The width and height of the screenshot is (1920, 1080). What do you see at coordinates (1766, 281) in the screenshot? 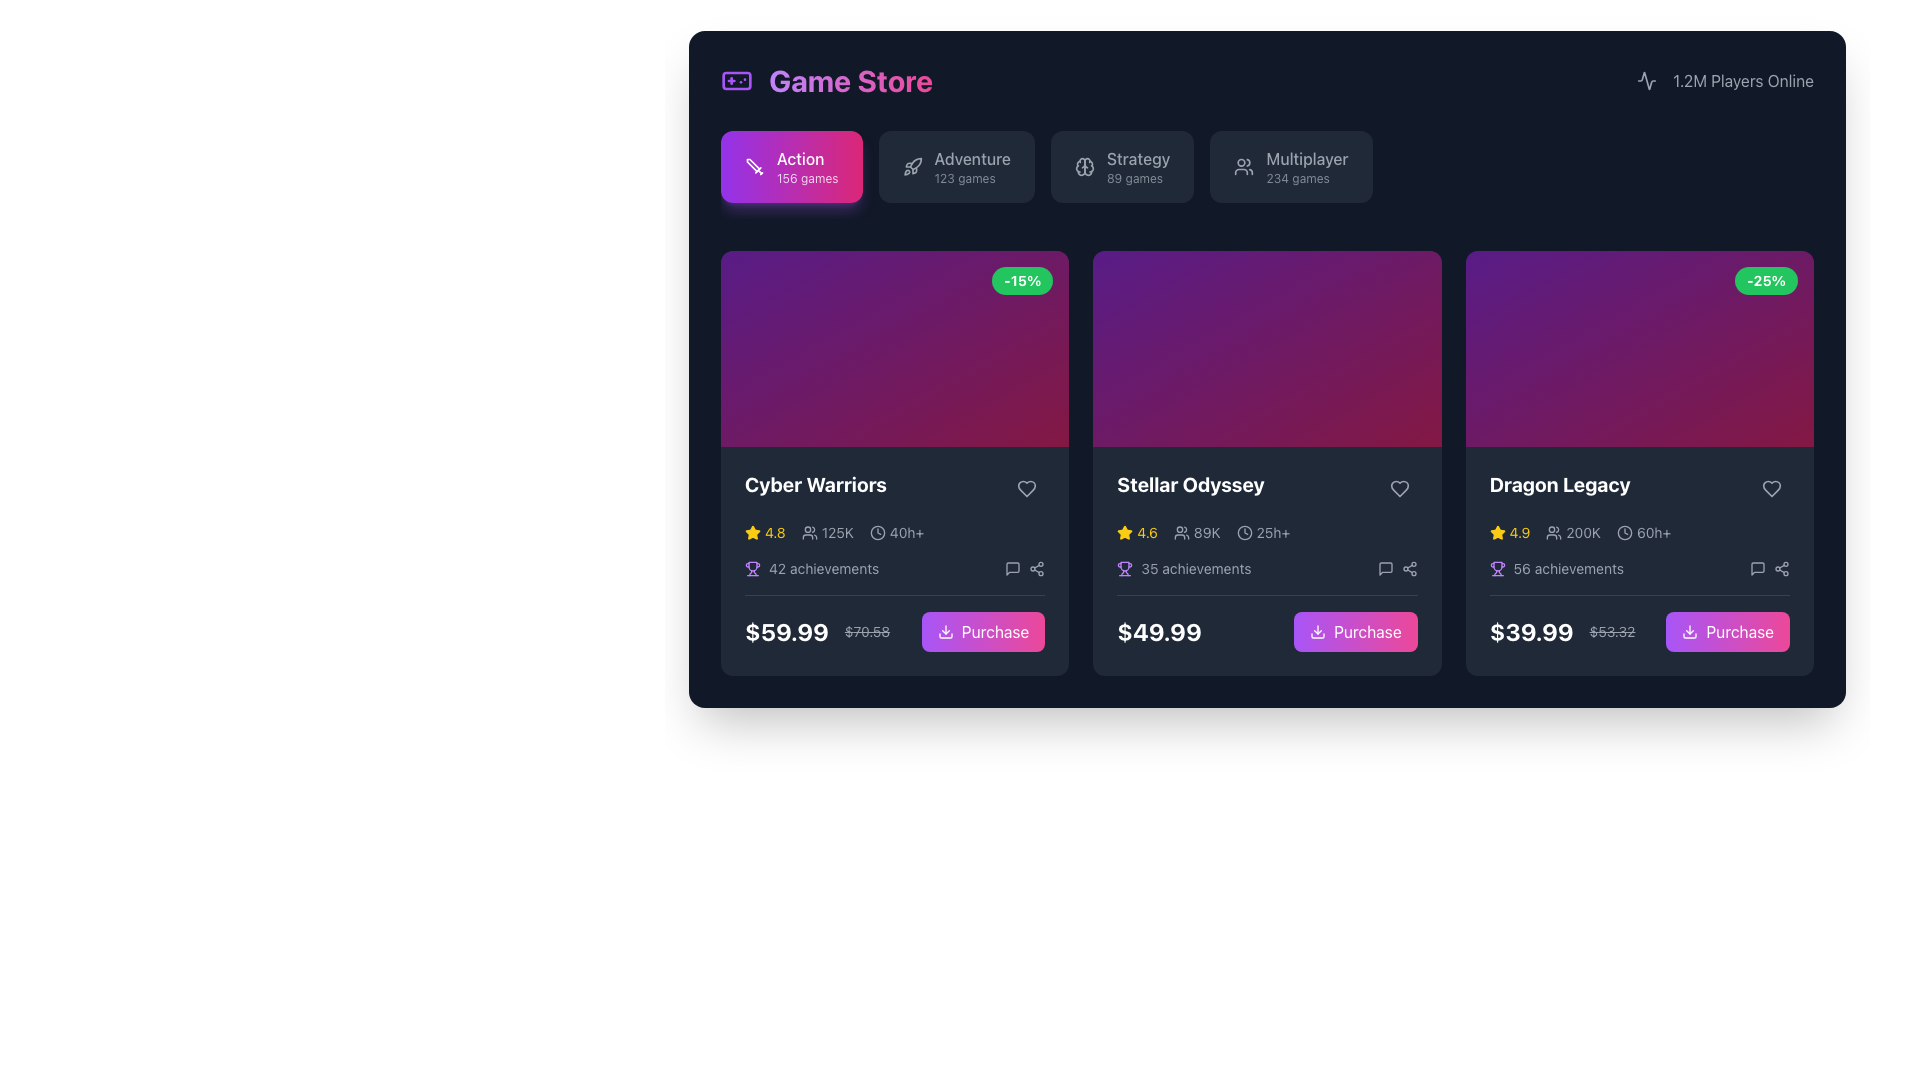
I see `the 25% discount badge located at the top-right corner of the 'Dragon Legacy' product card` at bounding box center [1766, 281].